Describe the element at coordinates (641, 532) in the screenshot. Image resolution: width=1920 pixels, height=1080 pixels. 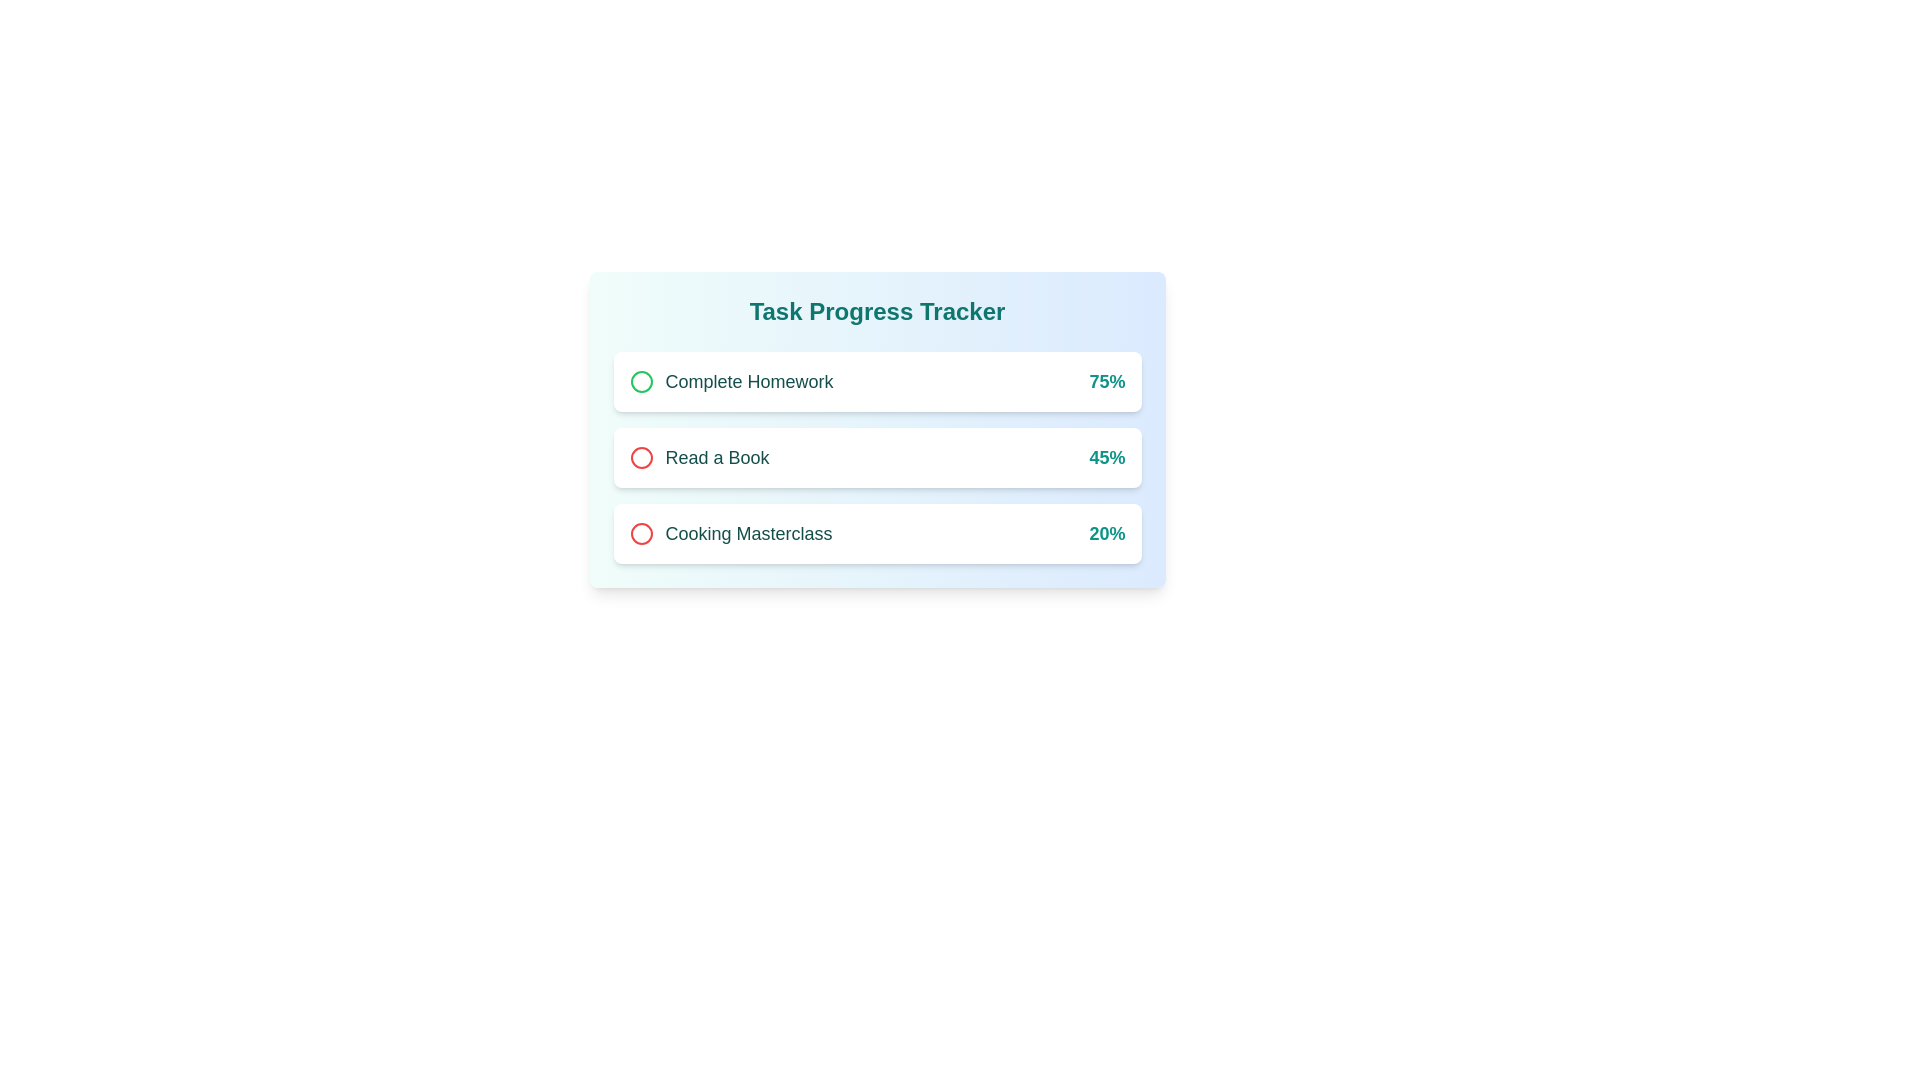
I see `the circular icon located adjacent to the 'Cooking Masterclass' entry in the task tracker, which is the third icon from the top` at that location.